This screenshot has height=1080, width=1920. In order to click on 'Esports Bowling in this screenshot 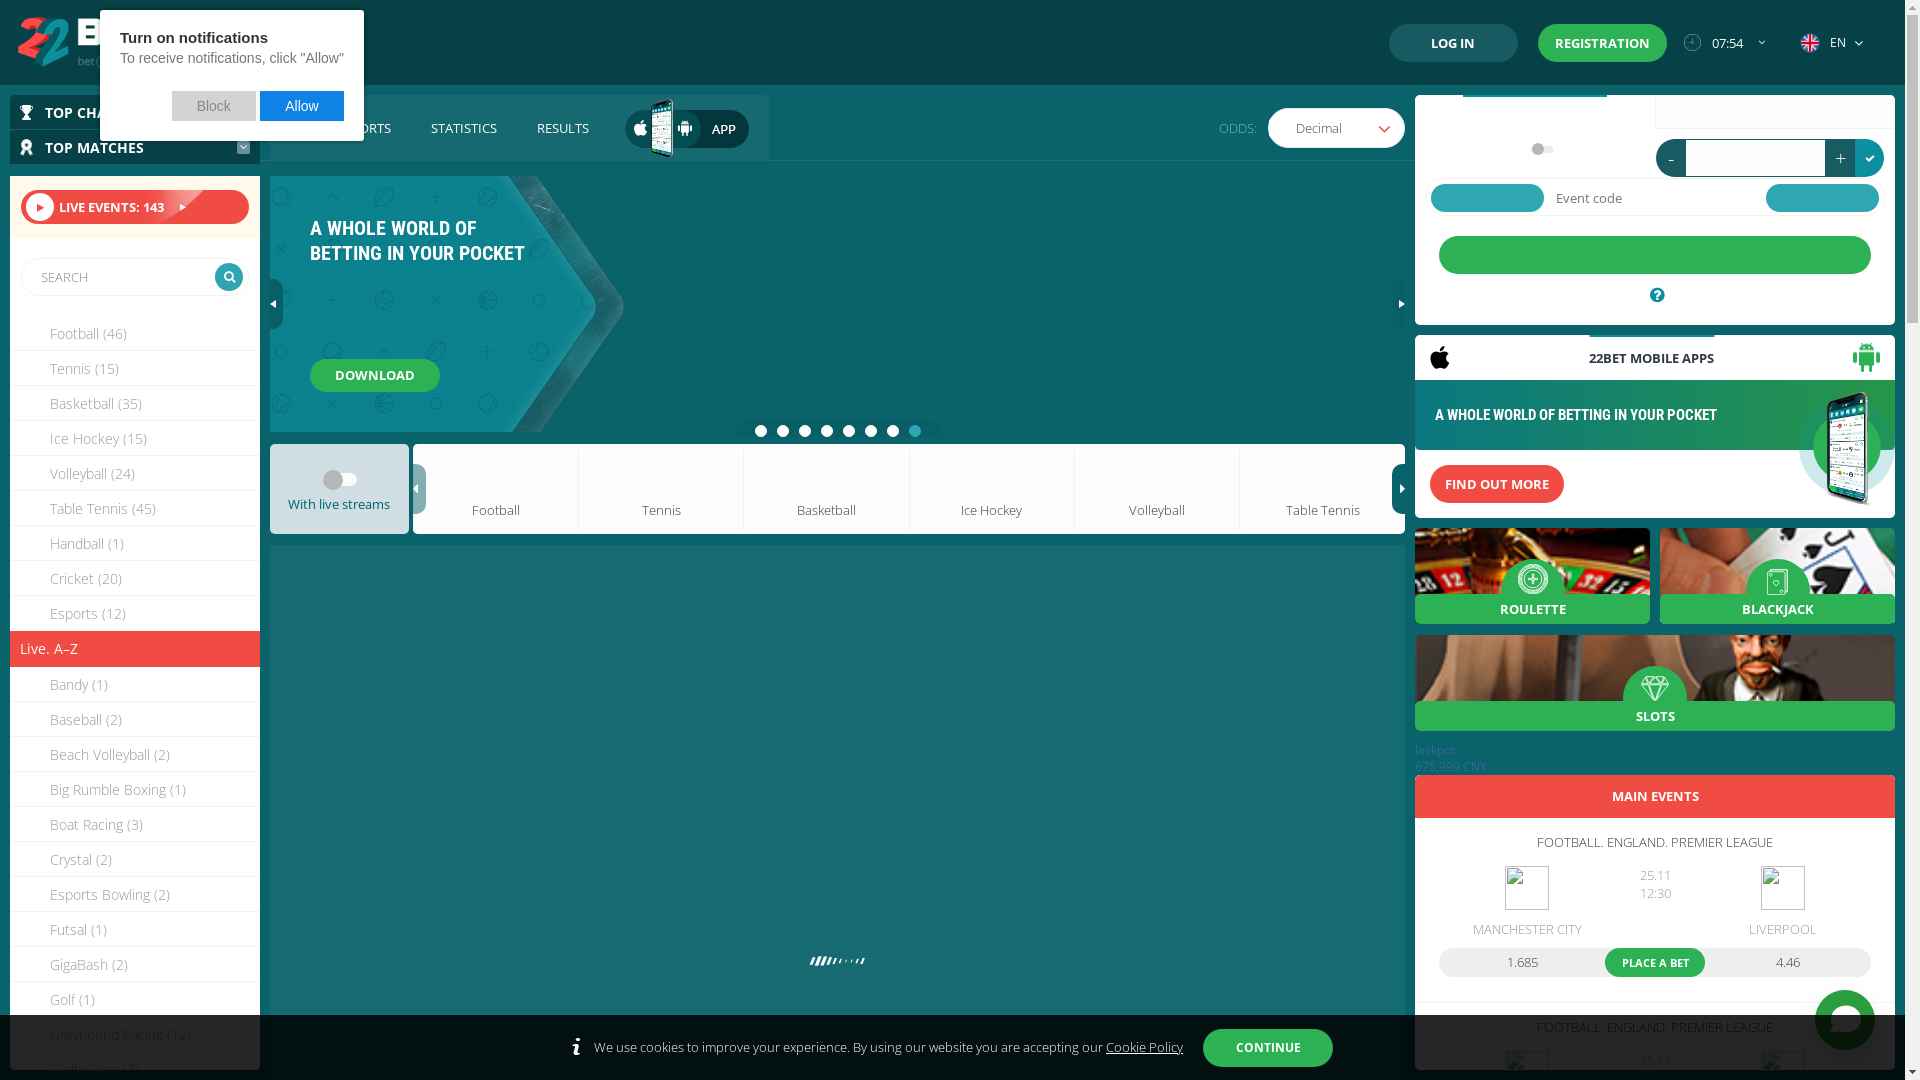, I will do `click(133, 893)`.